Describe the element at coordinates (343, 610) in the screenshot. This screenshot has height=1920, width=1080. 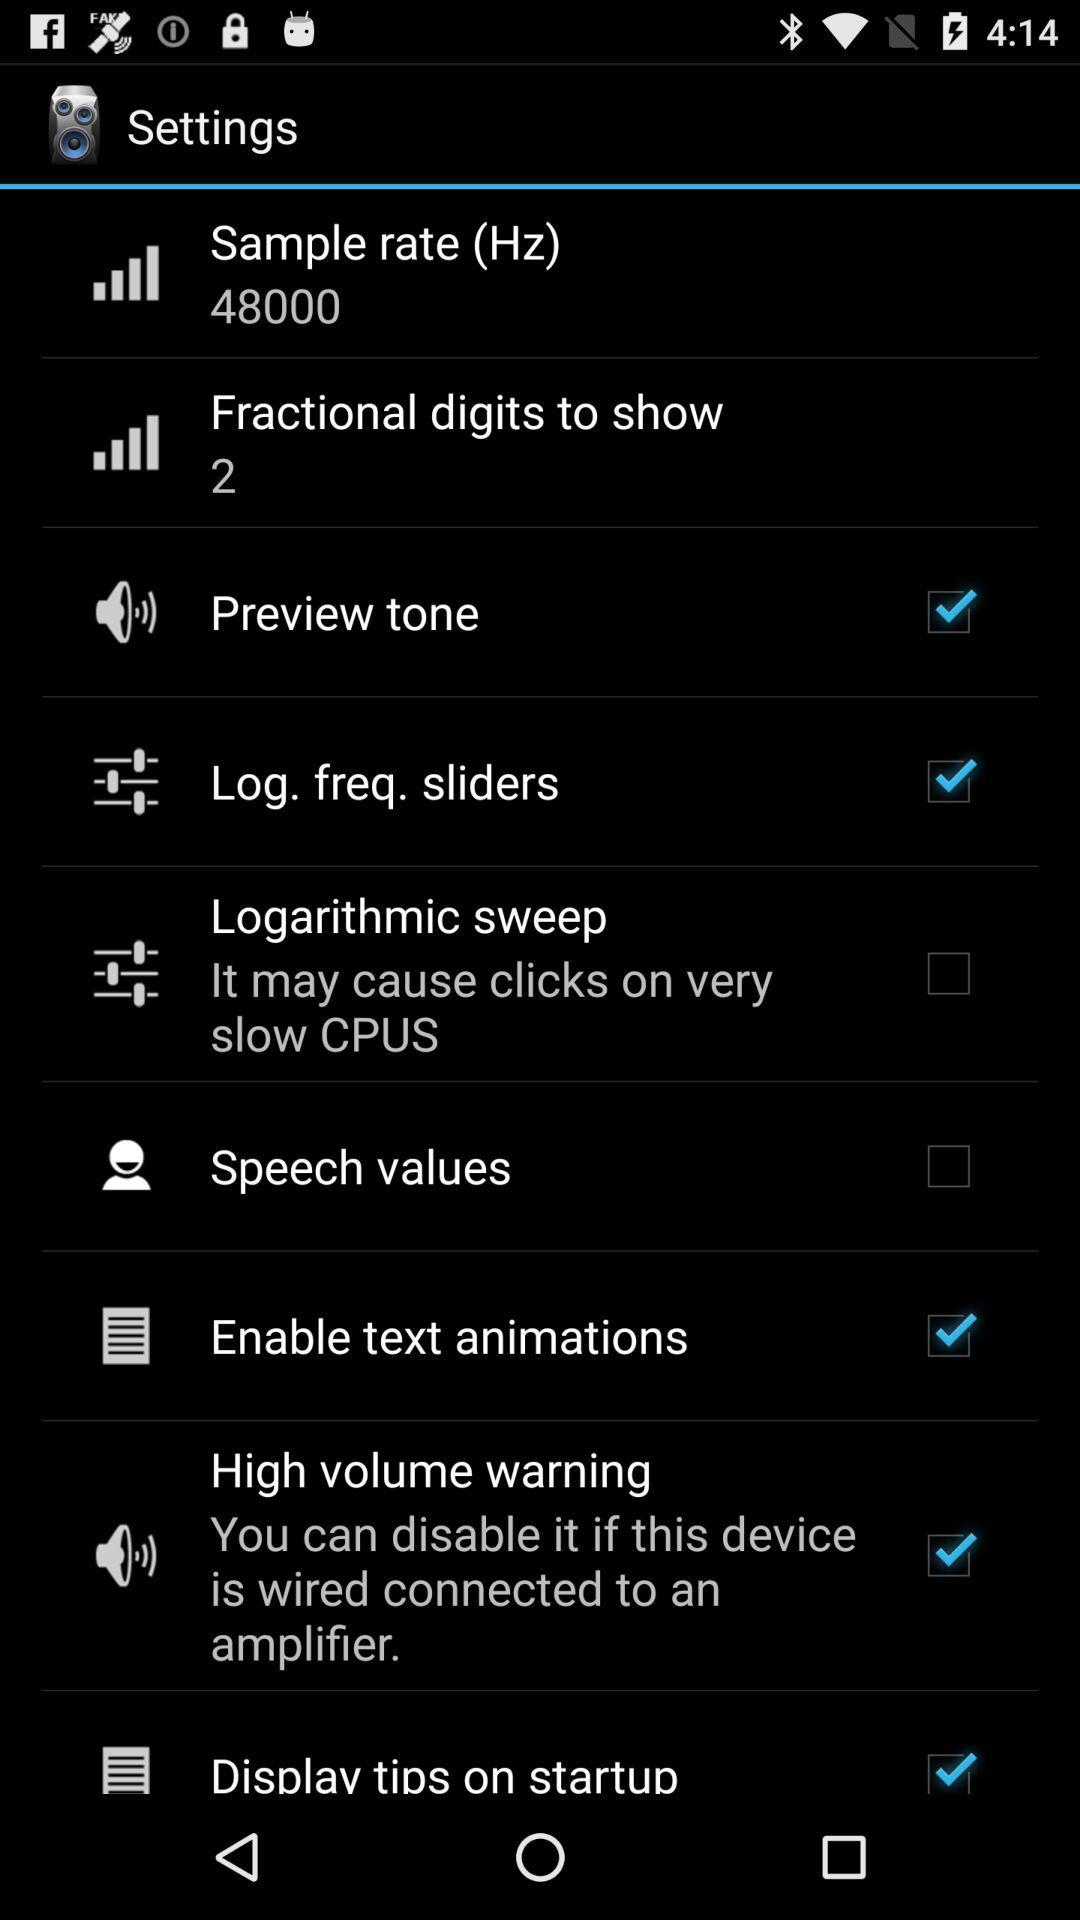
I see `the preview tone` at that location.